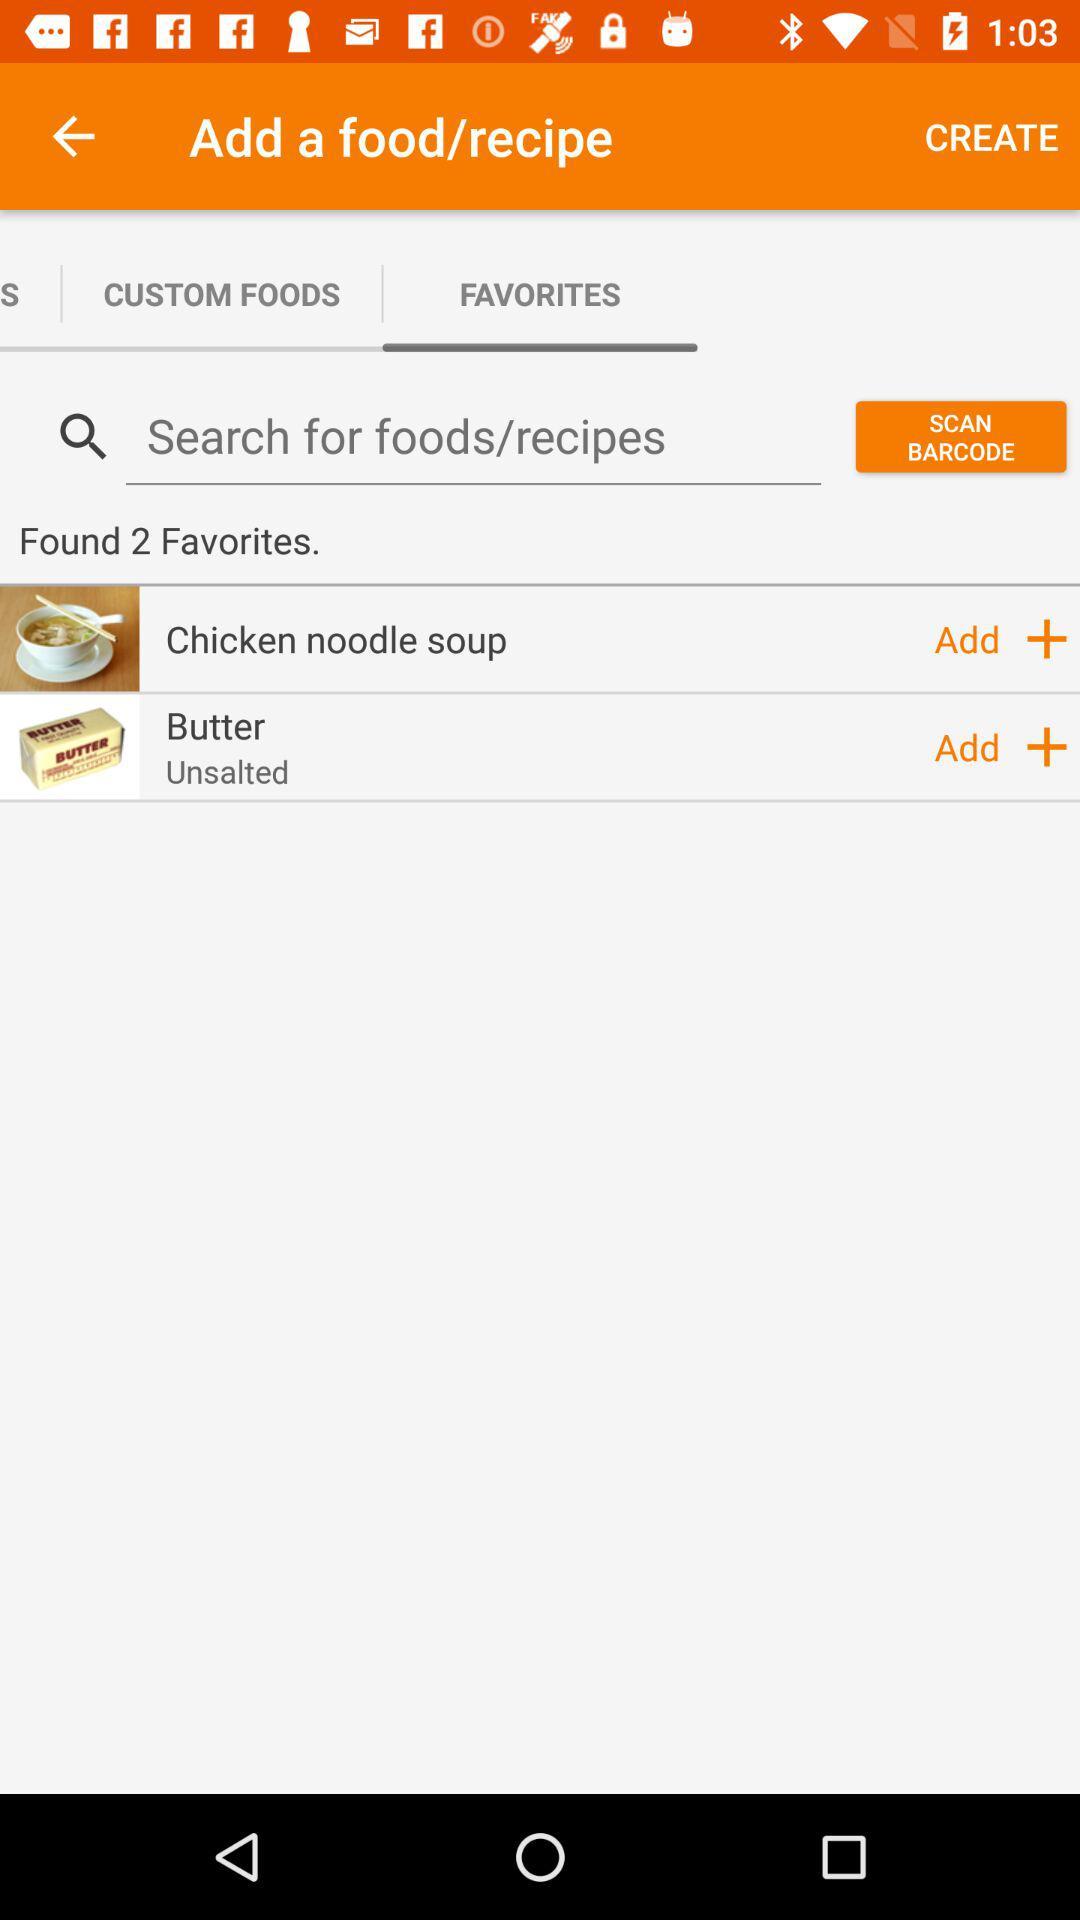 Image resolution: width=1080 pixels, height=1920 pixels. Describe the element at coordinates (222, 292) in the screenshot. I see `the app next to custom recipes item` at that location.